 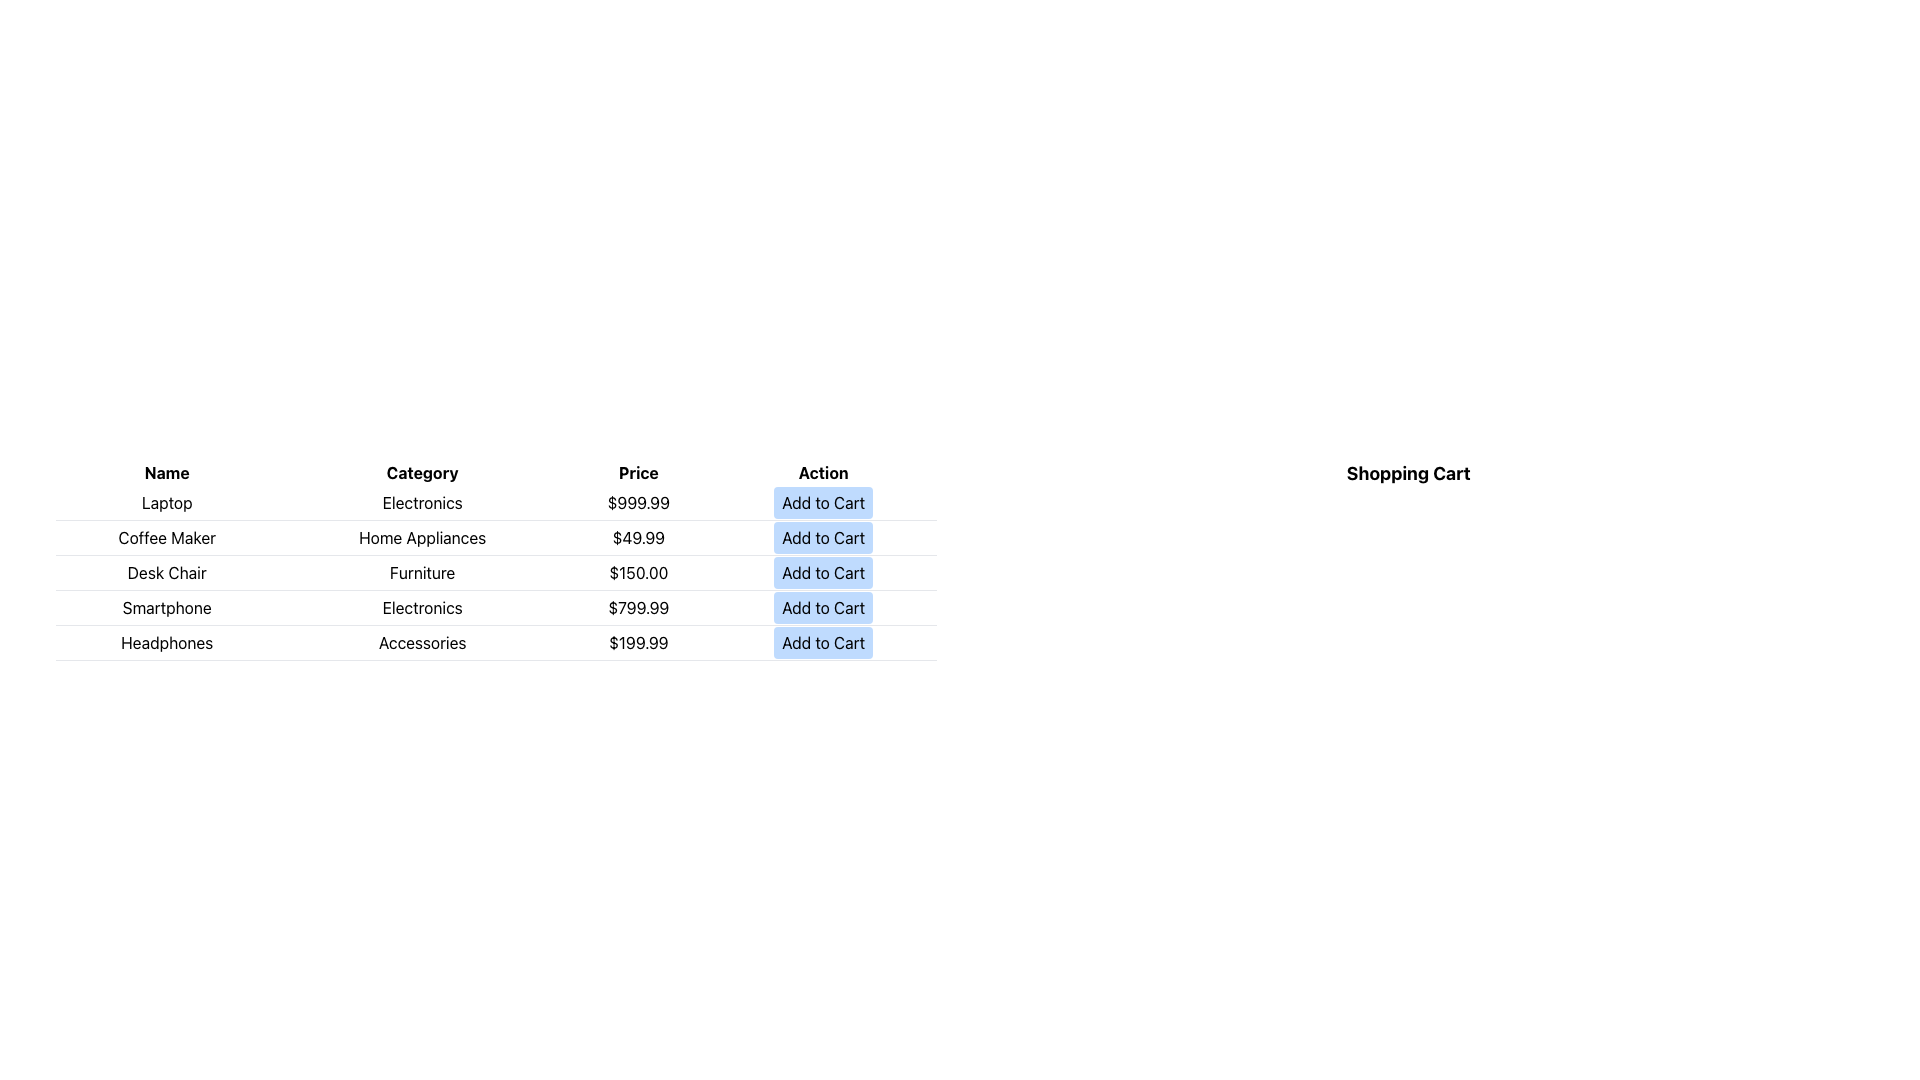 I want to click on the product entry for 'Desk Chair' in the table, which is the third row detailing its category as 'Furniture' and price as '$150.00', so click(x=496, y=573).